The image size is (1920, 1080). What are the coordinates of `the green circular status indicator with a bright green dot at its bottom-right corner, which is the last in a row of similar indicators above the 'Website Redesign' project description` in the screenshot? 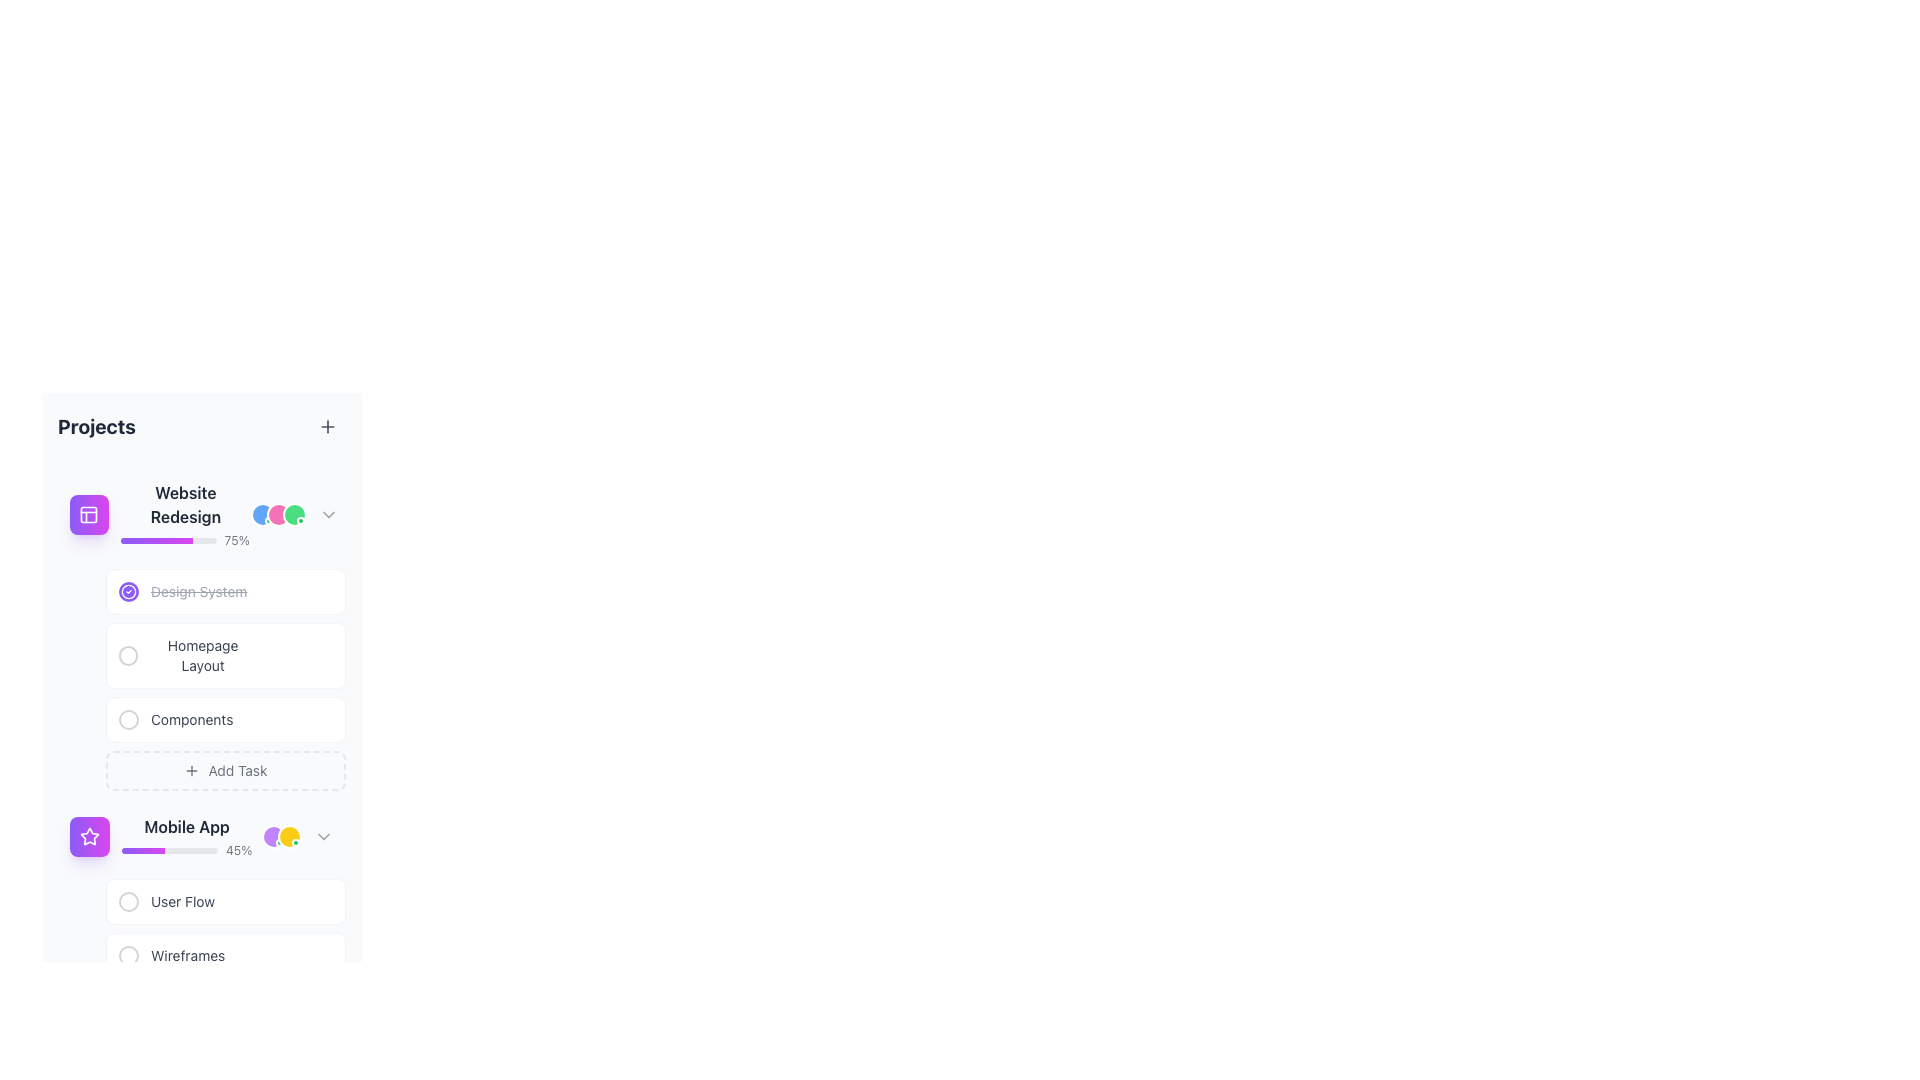 It's located at (294, 514).